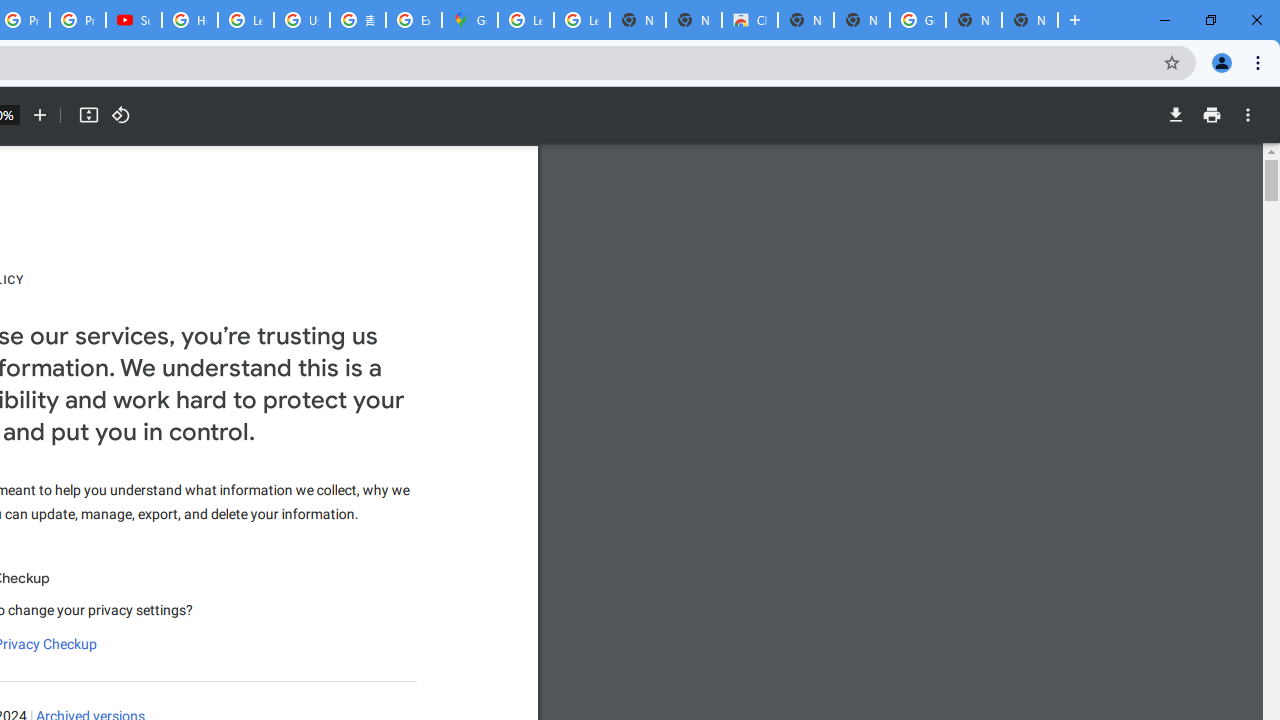  Describe the element at coordinates (916, 20) in the screenshot. I see `'Google Images'` at that location.